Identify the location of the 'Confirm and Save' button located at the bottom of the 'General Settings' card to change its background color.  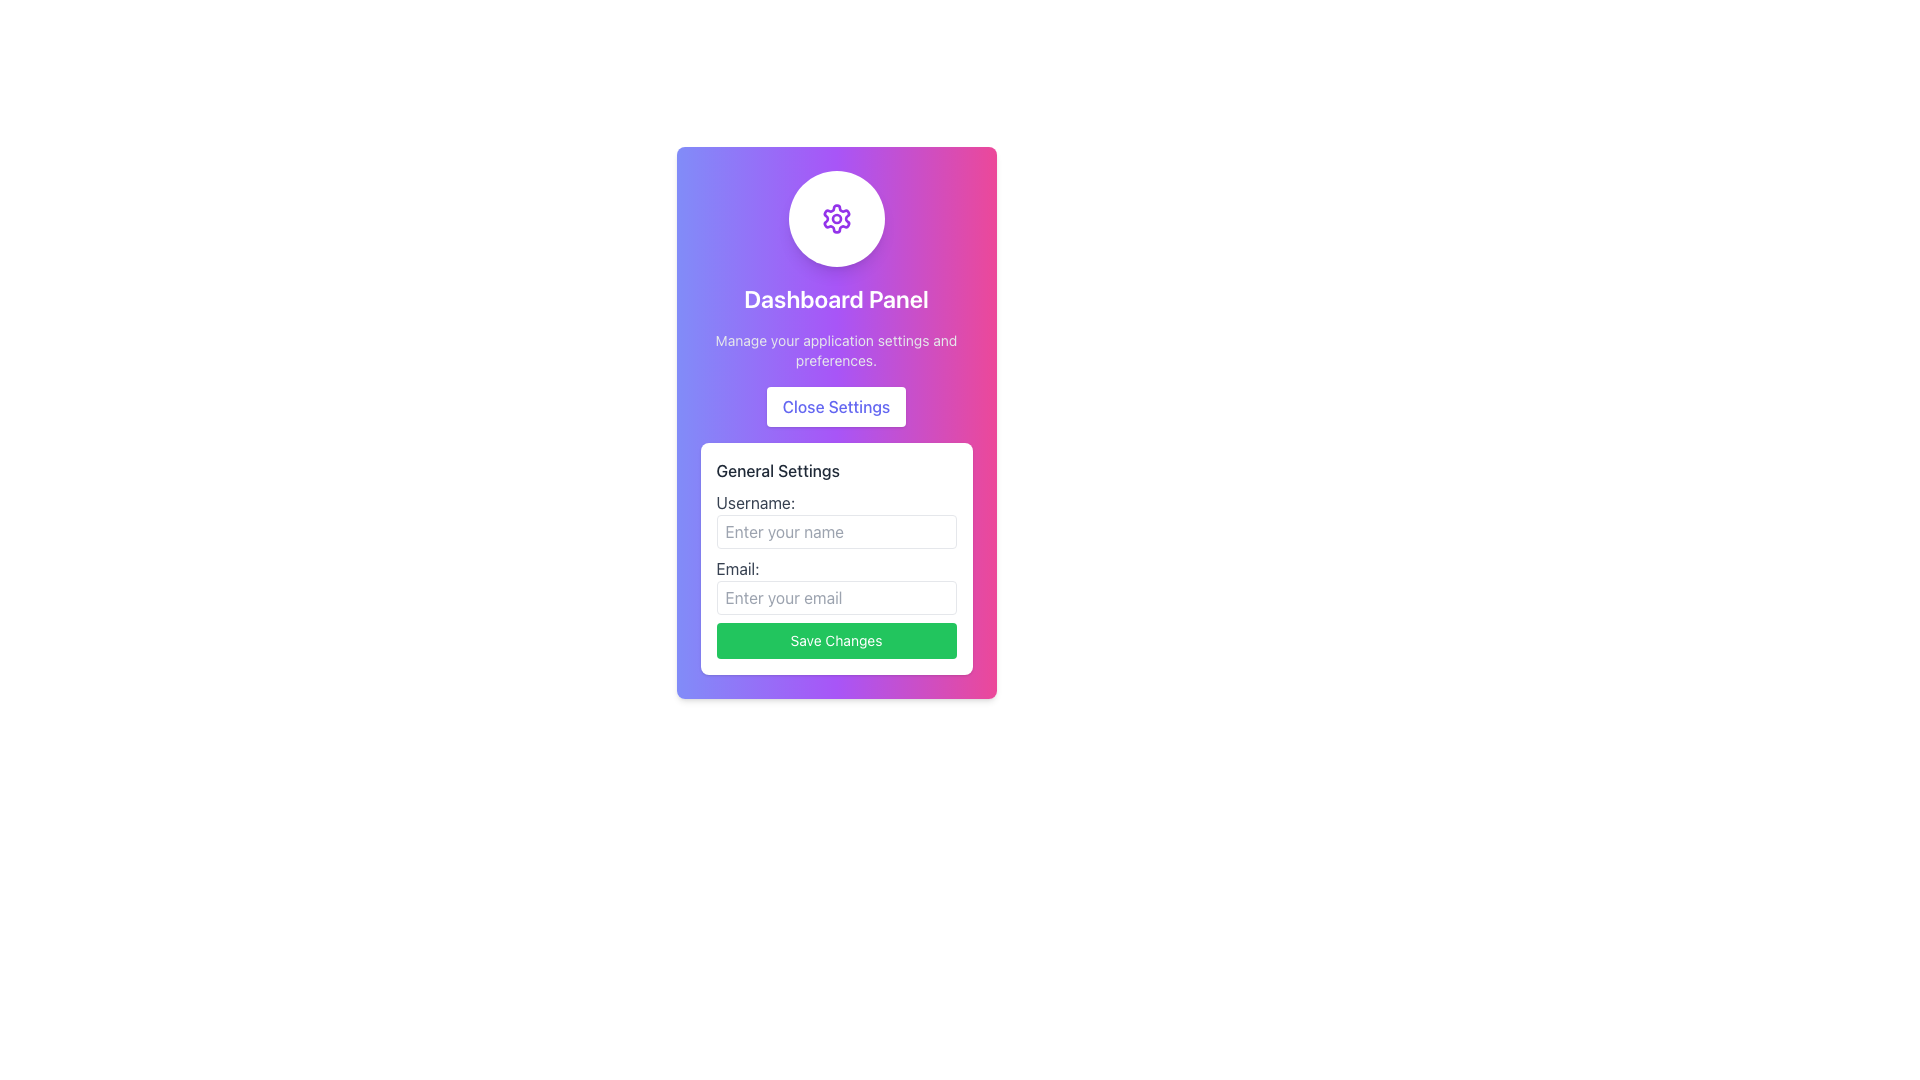
(836, 640).